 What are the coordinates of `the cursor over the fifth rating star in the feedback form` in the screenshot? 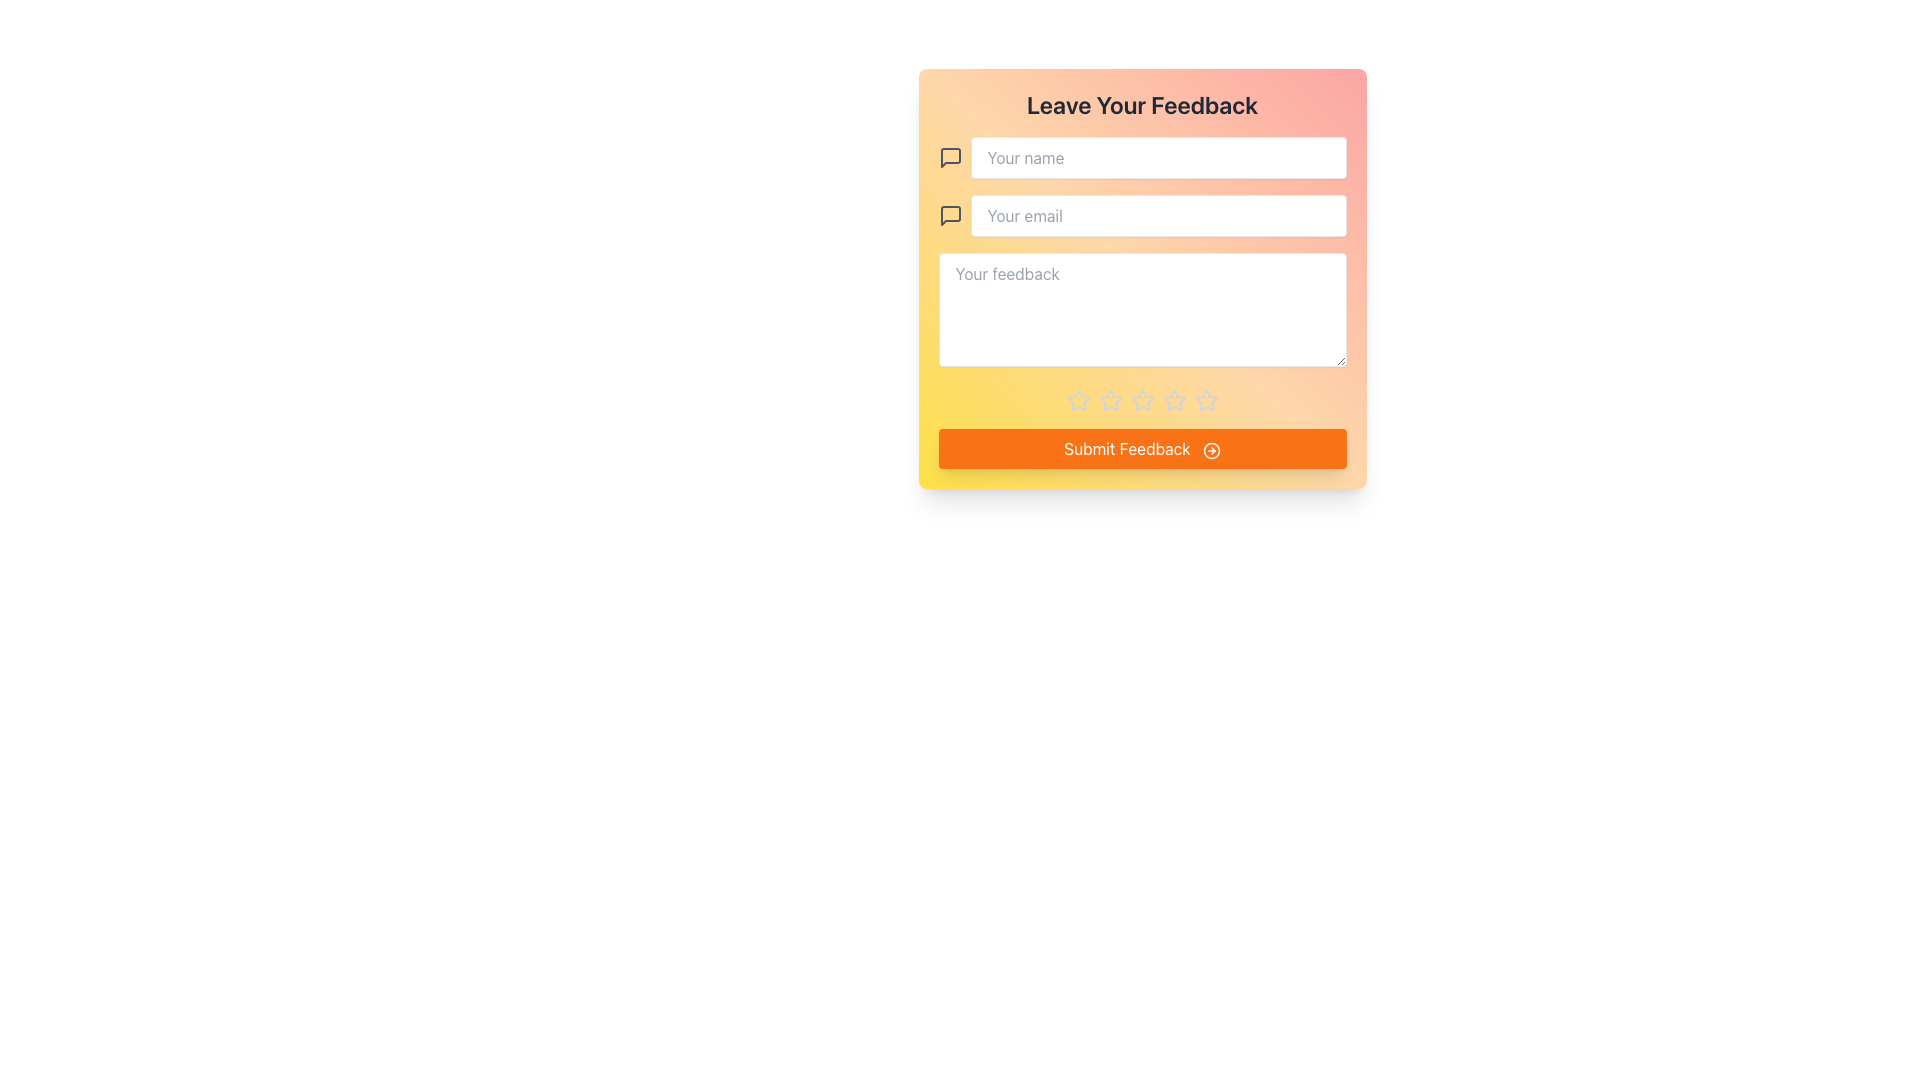 It's located at (1142, 401).